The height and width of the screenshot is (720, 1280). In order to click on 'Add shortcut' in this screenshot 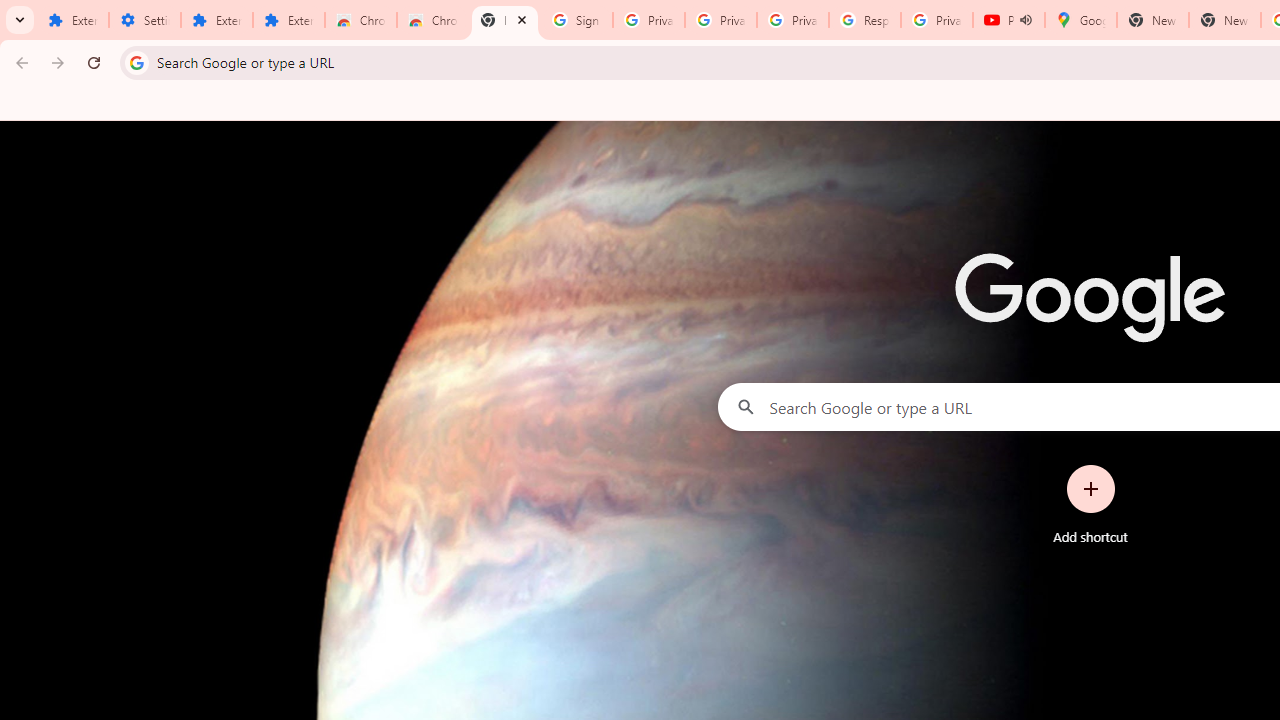, I will do `click(1089, 504)`.